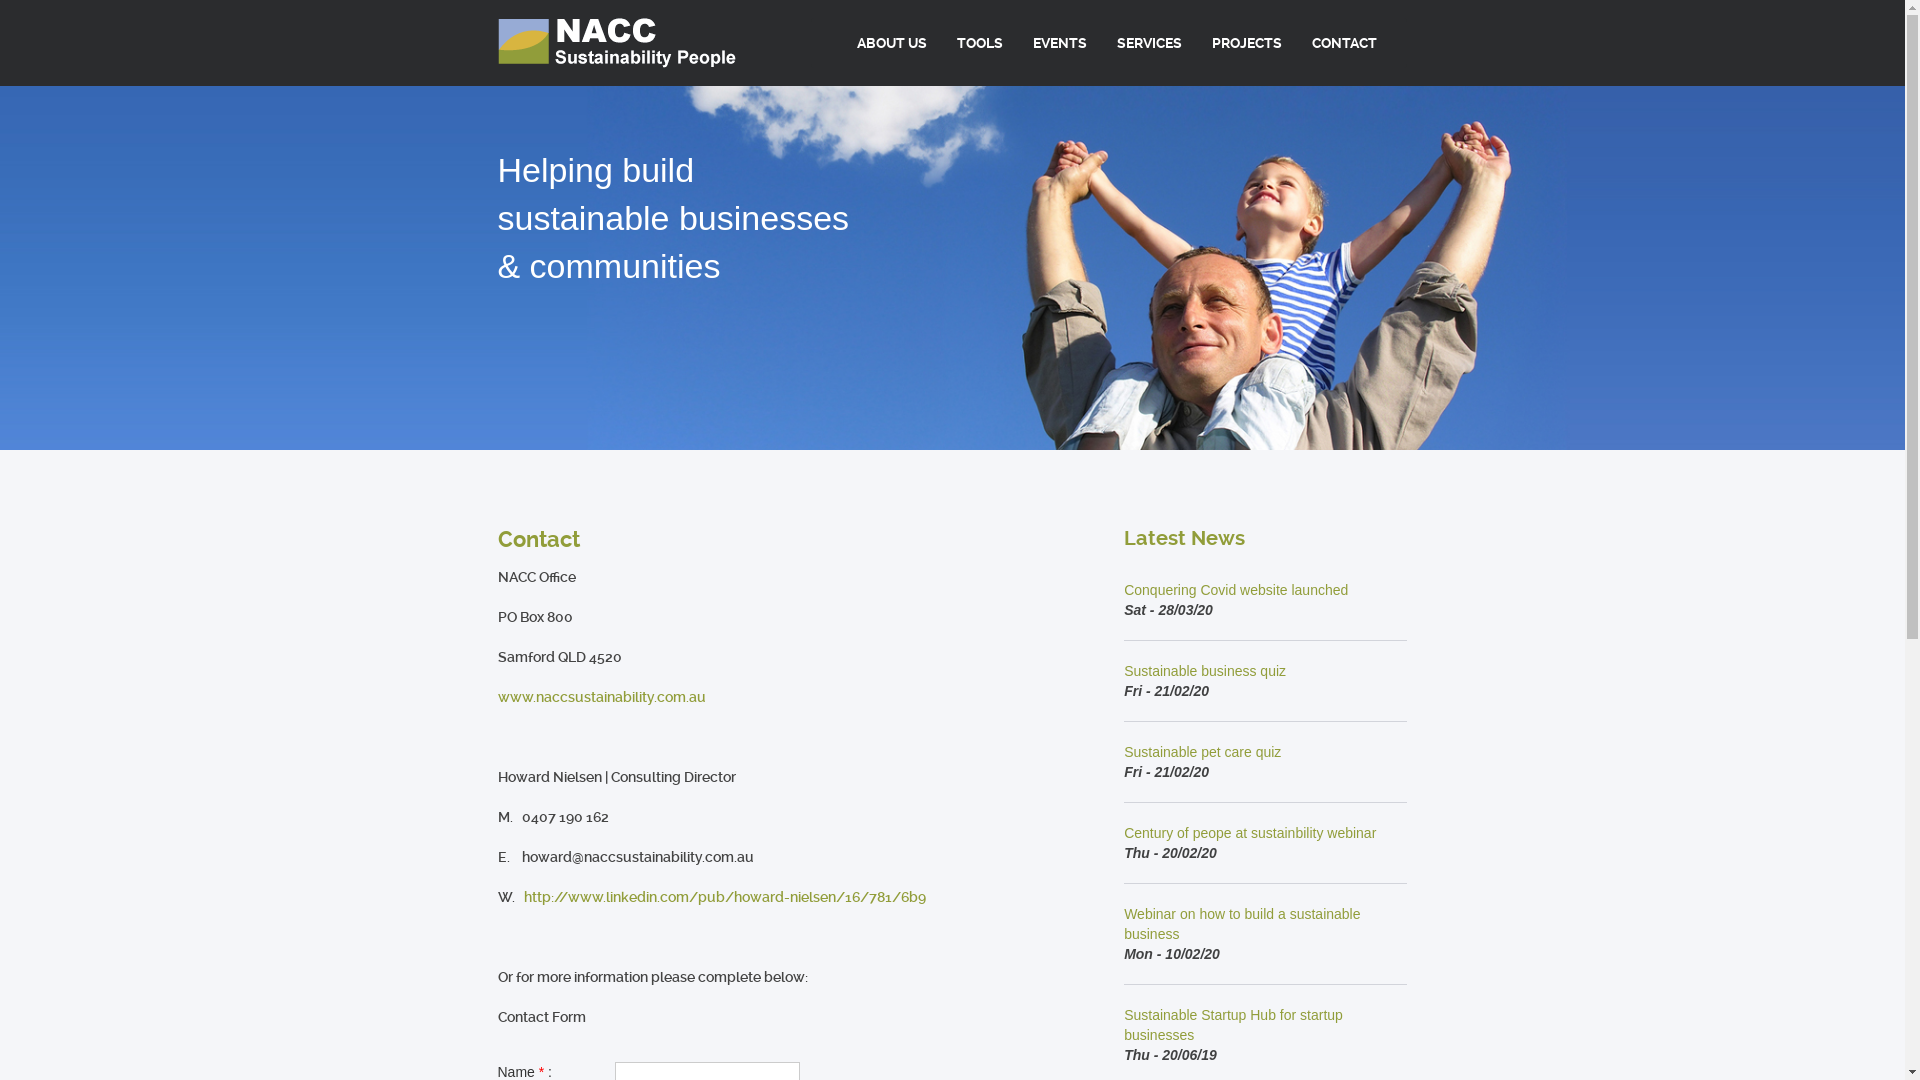 The width and height of the screenshot is (1920, 1080). What do you see at coordinates (723, 896) in the screenshot?
I see `'http://www.linkedin.com/pub/howard-nielsen/16/781/6b9'` at bounding box center [723, 896].